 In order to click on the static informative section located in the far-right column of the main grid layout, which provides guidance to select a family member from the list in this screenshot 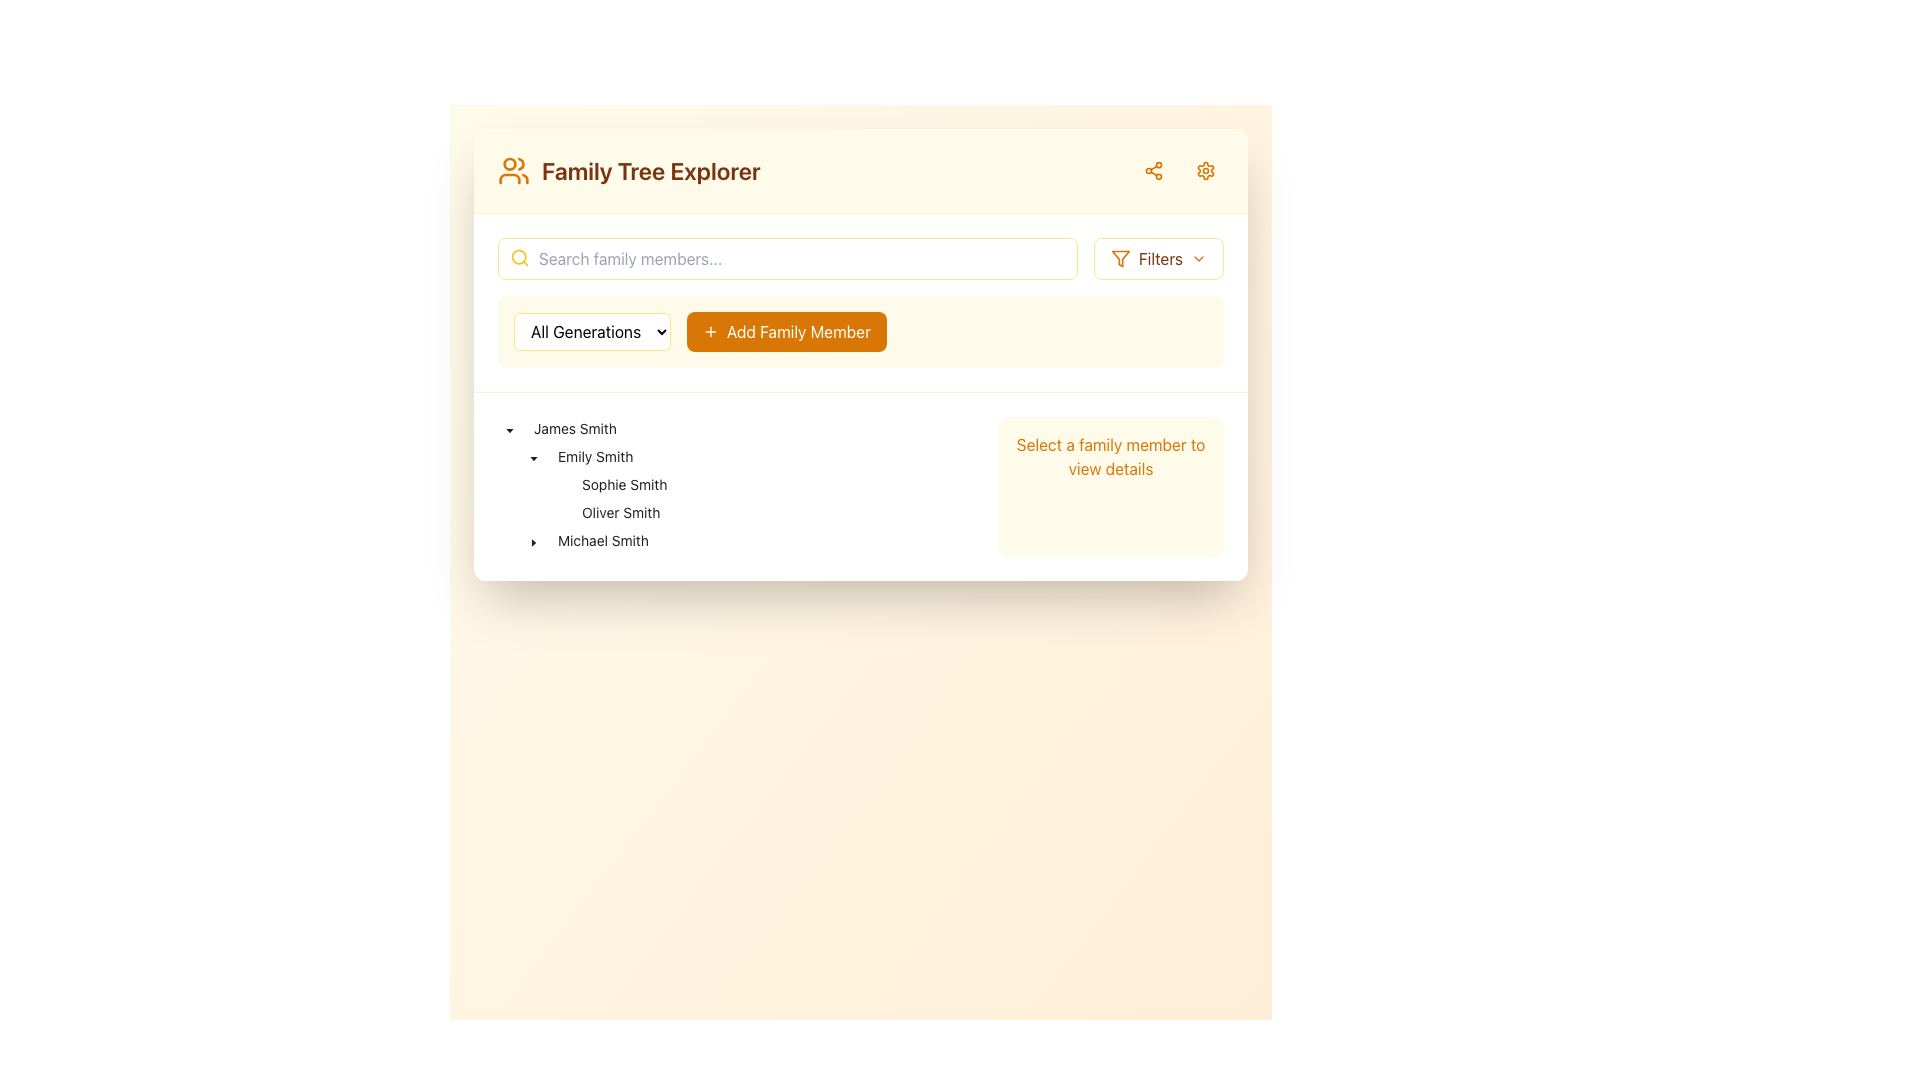, I will do `click(1109, 486)`.